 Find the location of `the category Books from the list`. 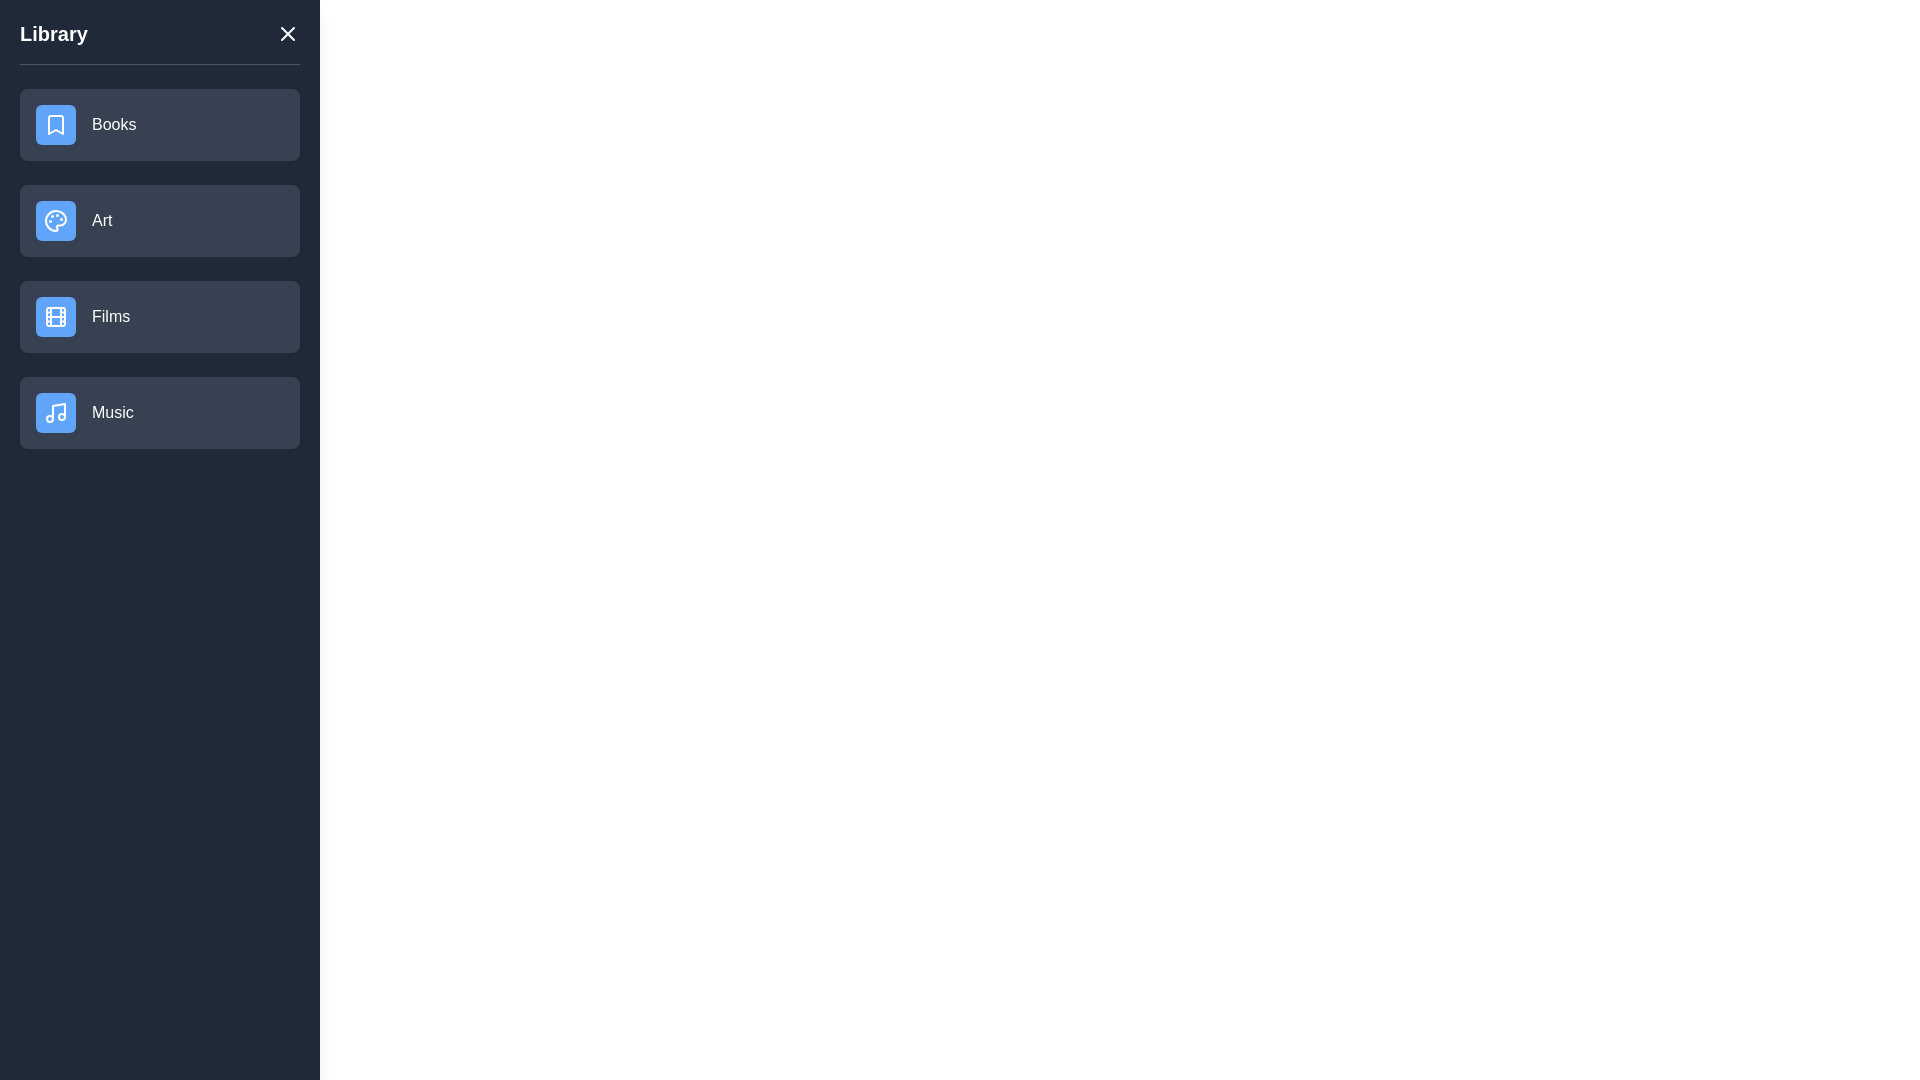

the category Books from the list is located at coordinates (158, 124).